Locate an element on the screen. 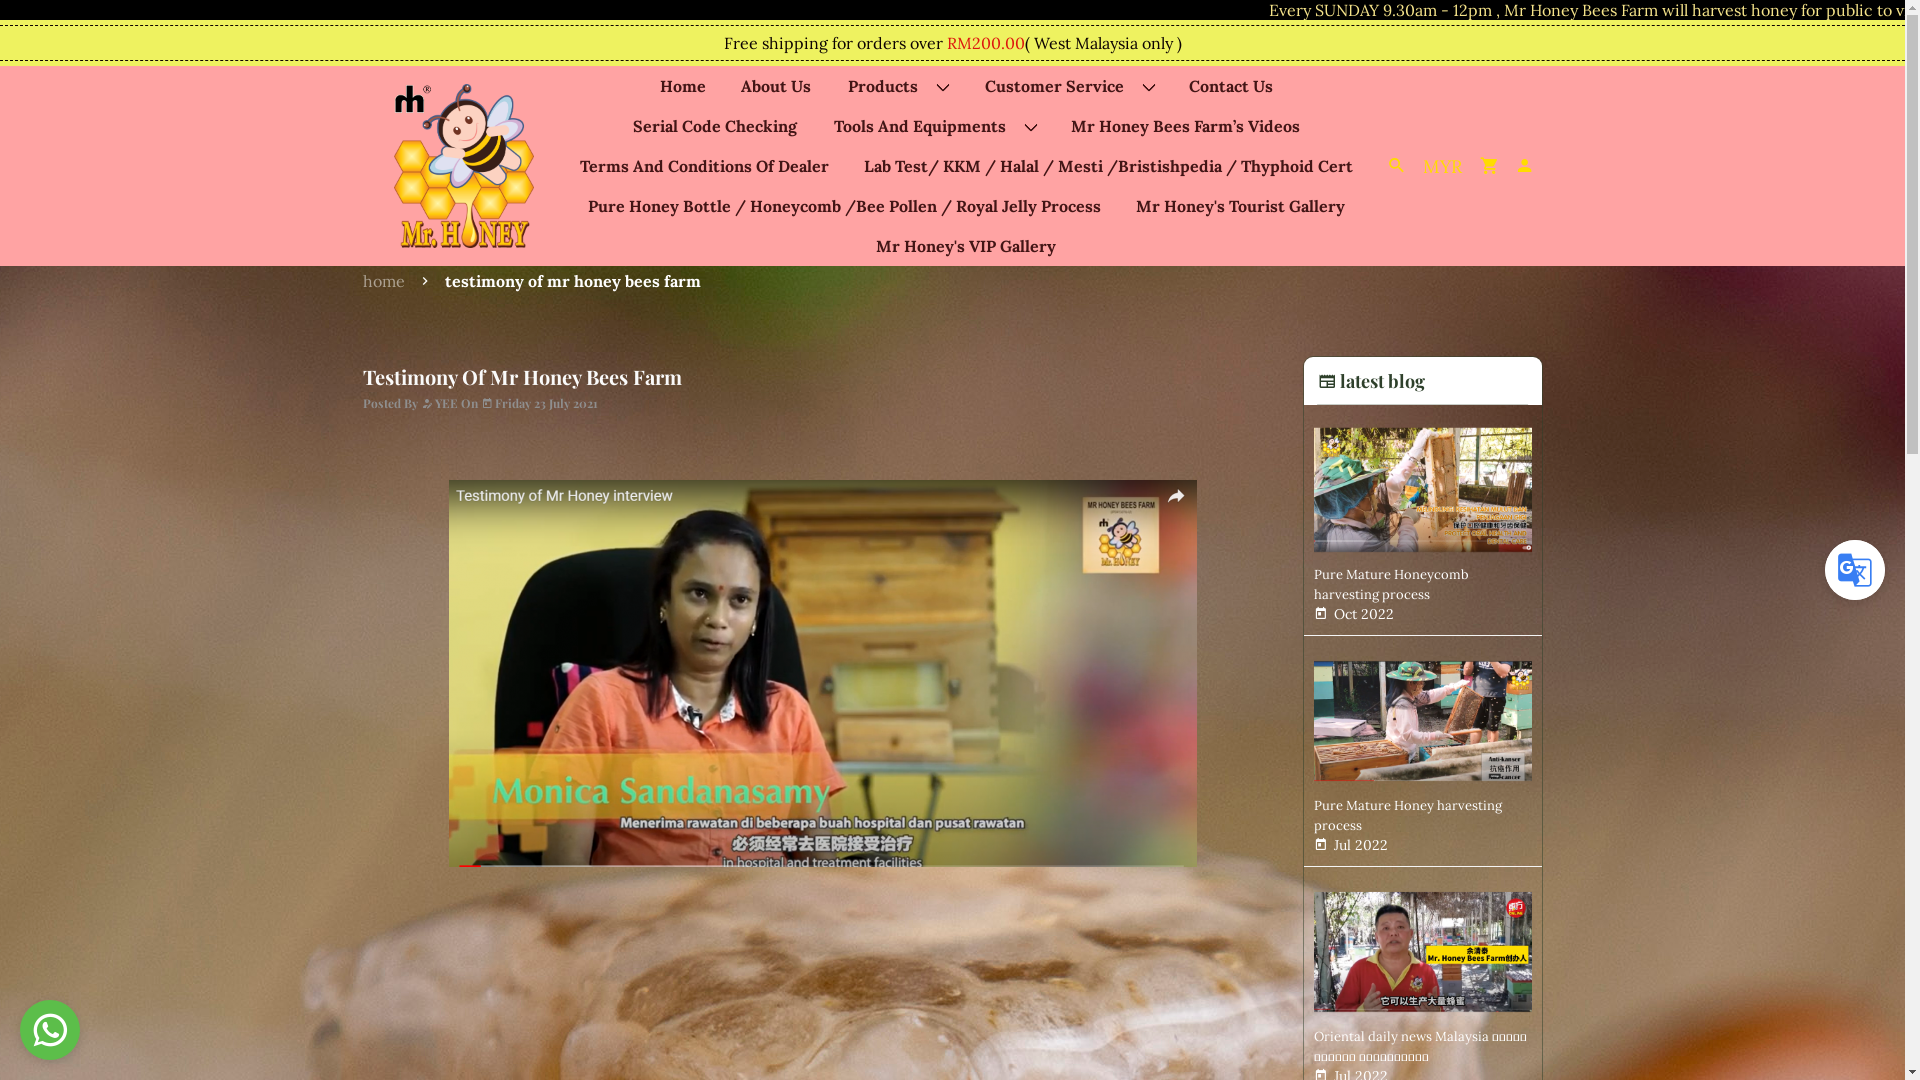 This screenshot has width=1920, height=1080. 'Customer Service' is located at coordinates (1067, 84).